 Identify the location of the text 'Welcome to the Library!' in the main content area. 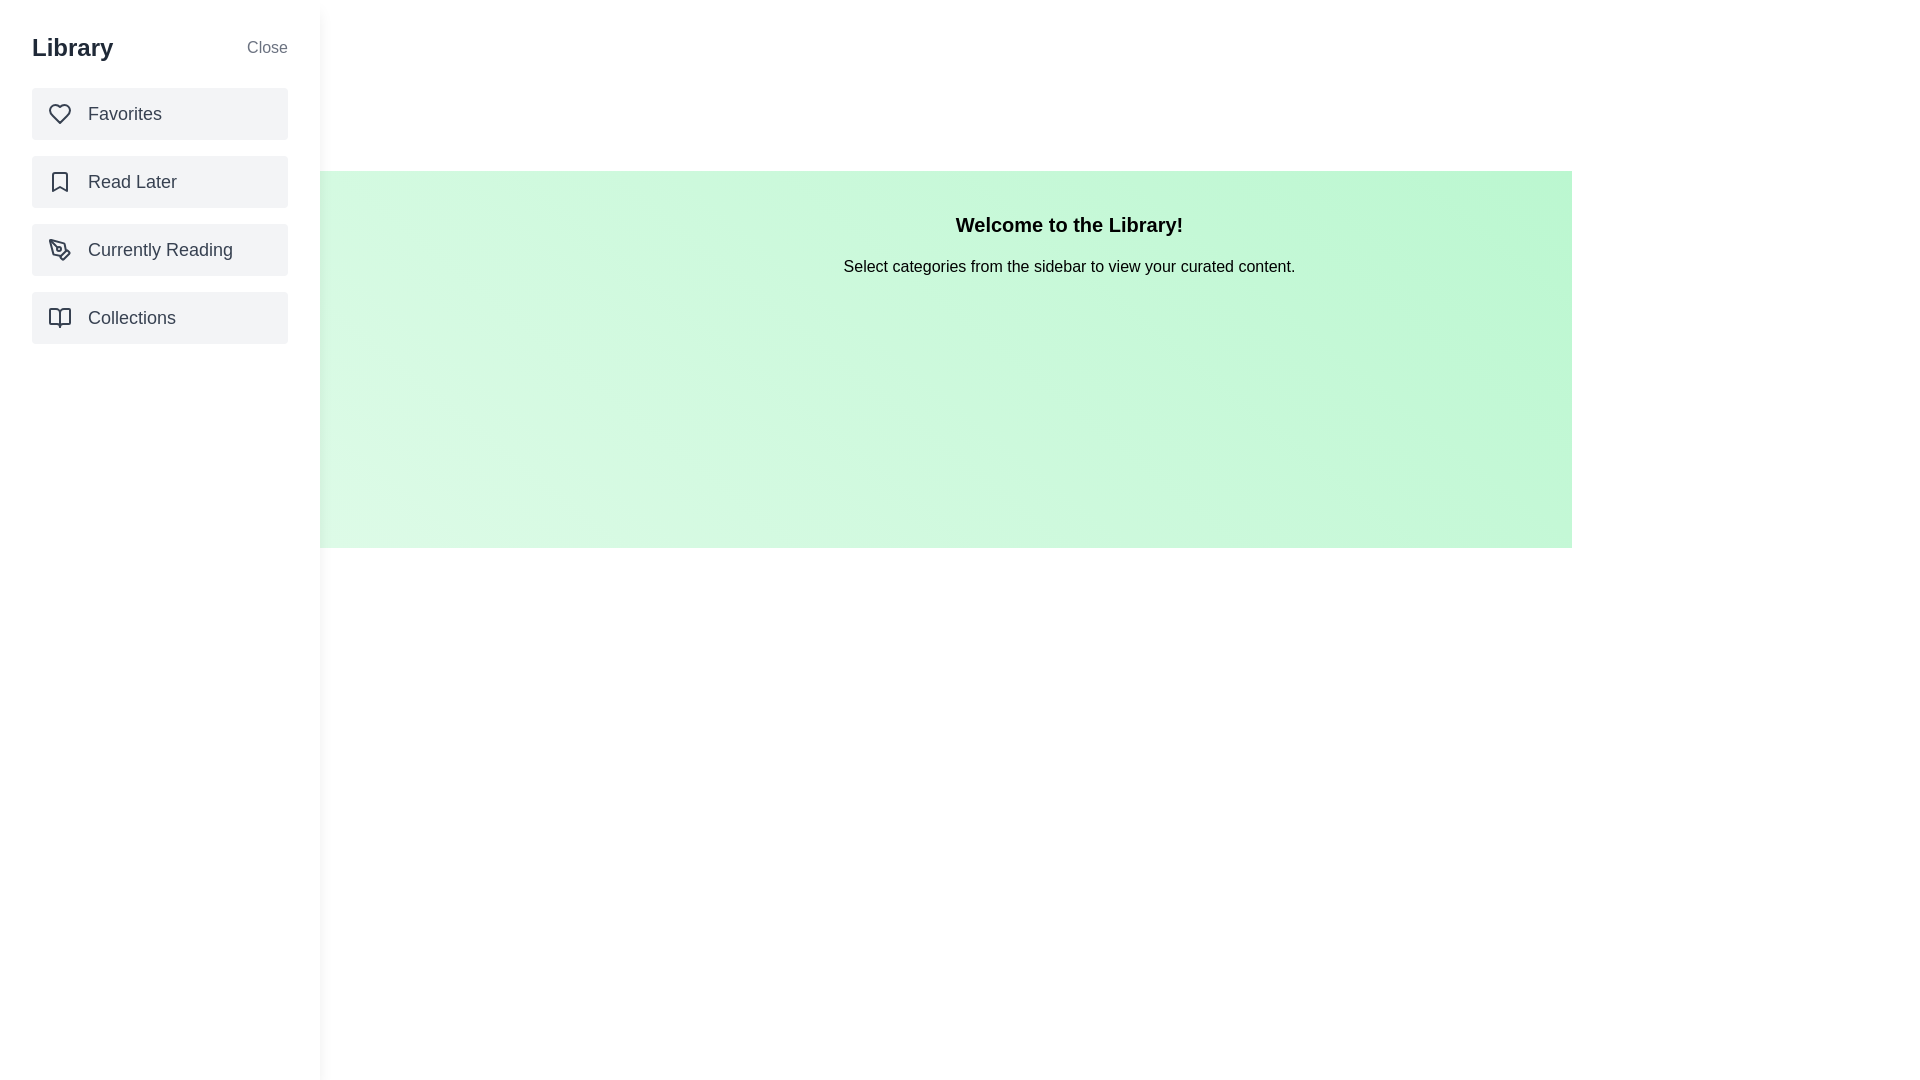
(1068, 224).